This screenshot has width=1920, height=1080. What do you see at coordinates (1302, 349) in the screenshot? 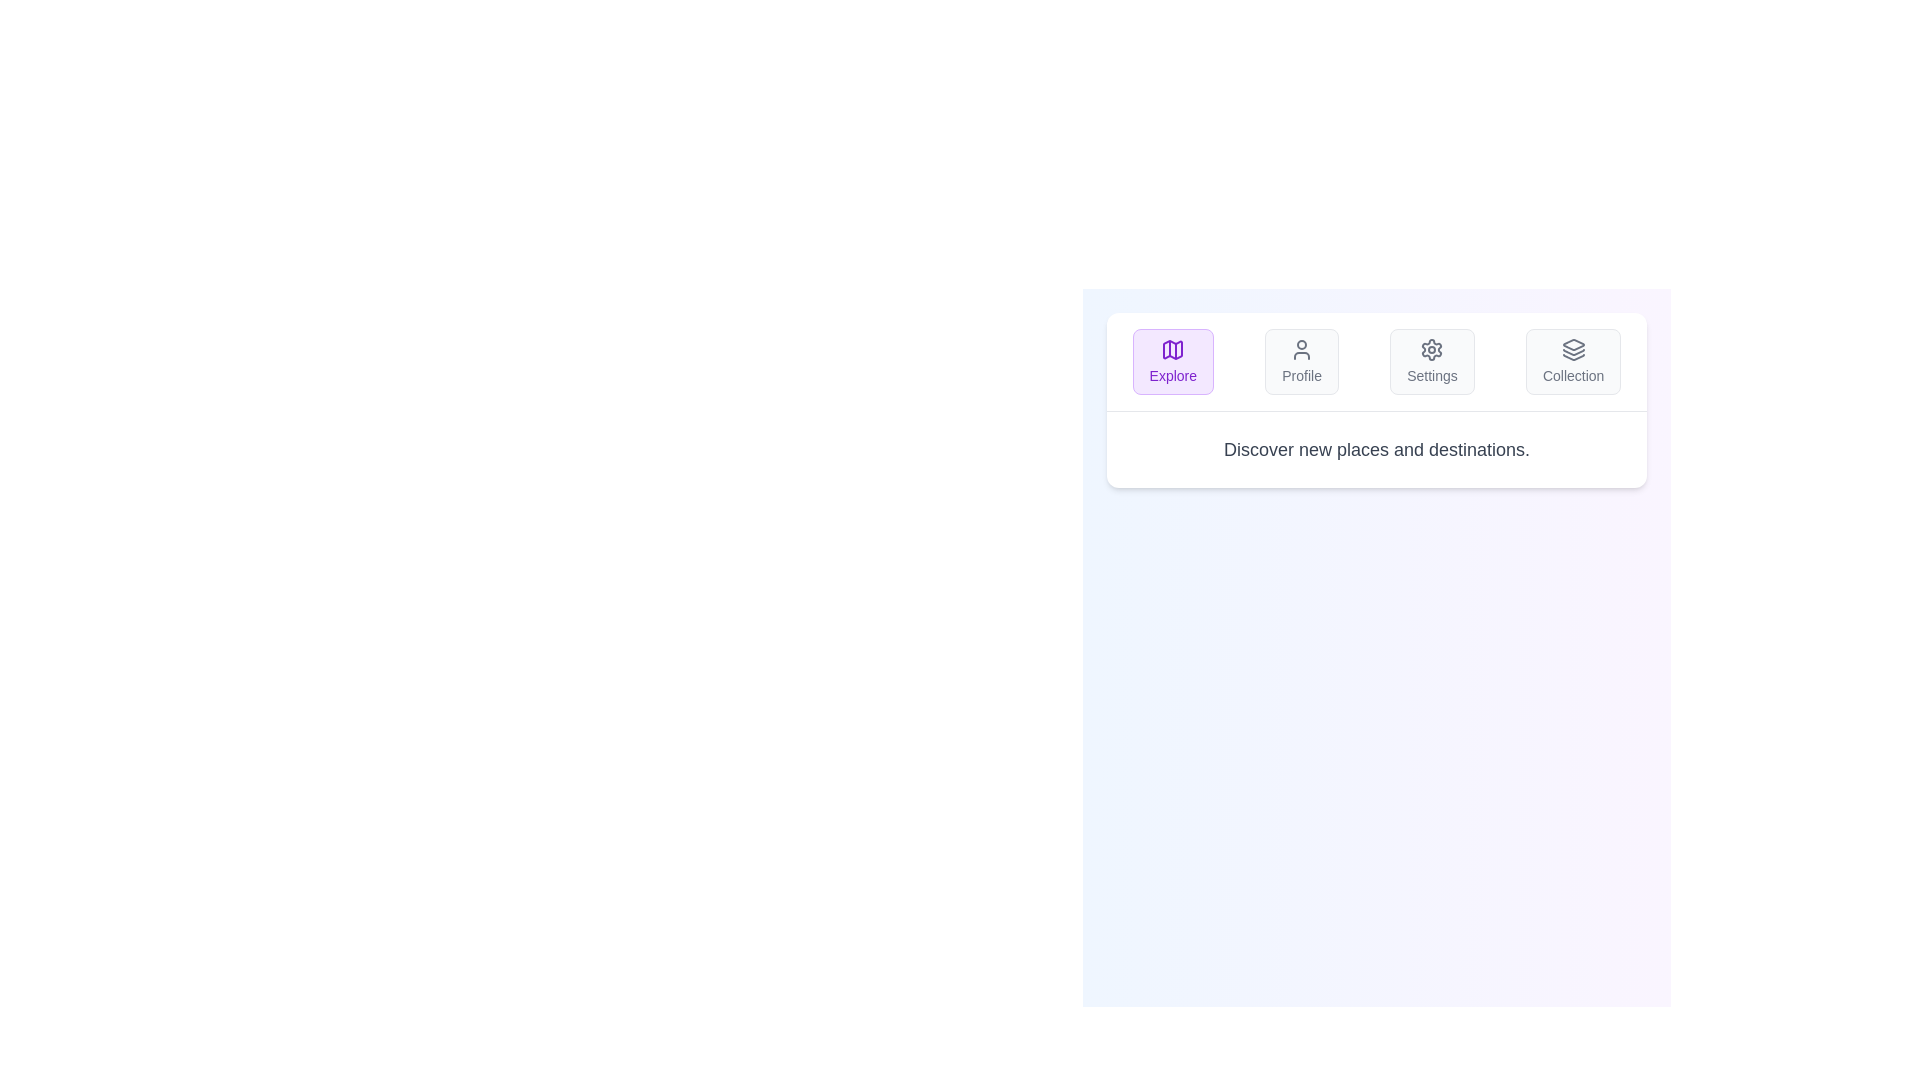
I see `the profile icon, which is a simplified user figure with a gray outline located above the 'Profile' text in the navigation bar` at bounding box center [1302, 349].